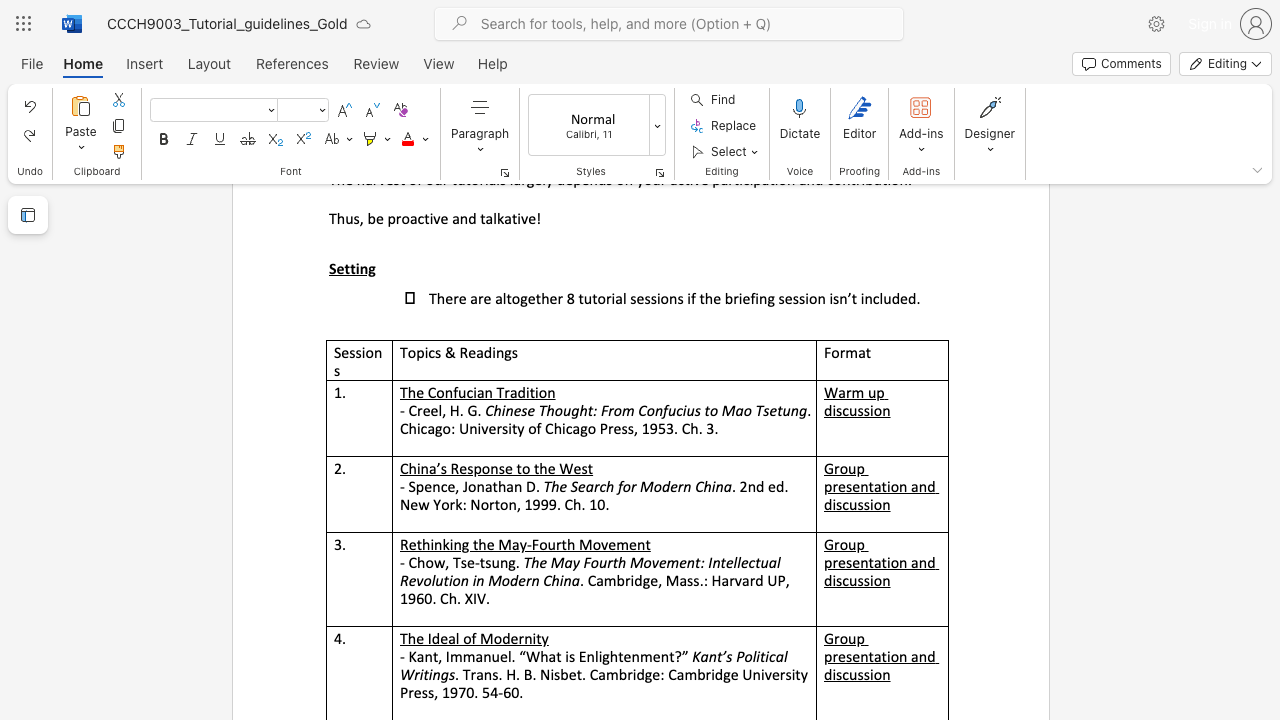 Image resolution: width=1280 pixels, height=720 pixels. What do you see at coordinates (824, 656) in the screenshot?
I see `the subset text "presentation and disc" within the text "Group presentation and discussion"` at bounding box center [824, 656].